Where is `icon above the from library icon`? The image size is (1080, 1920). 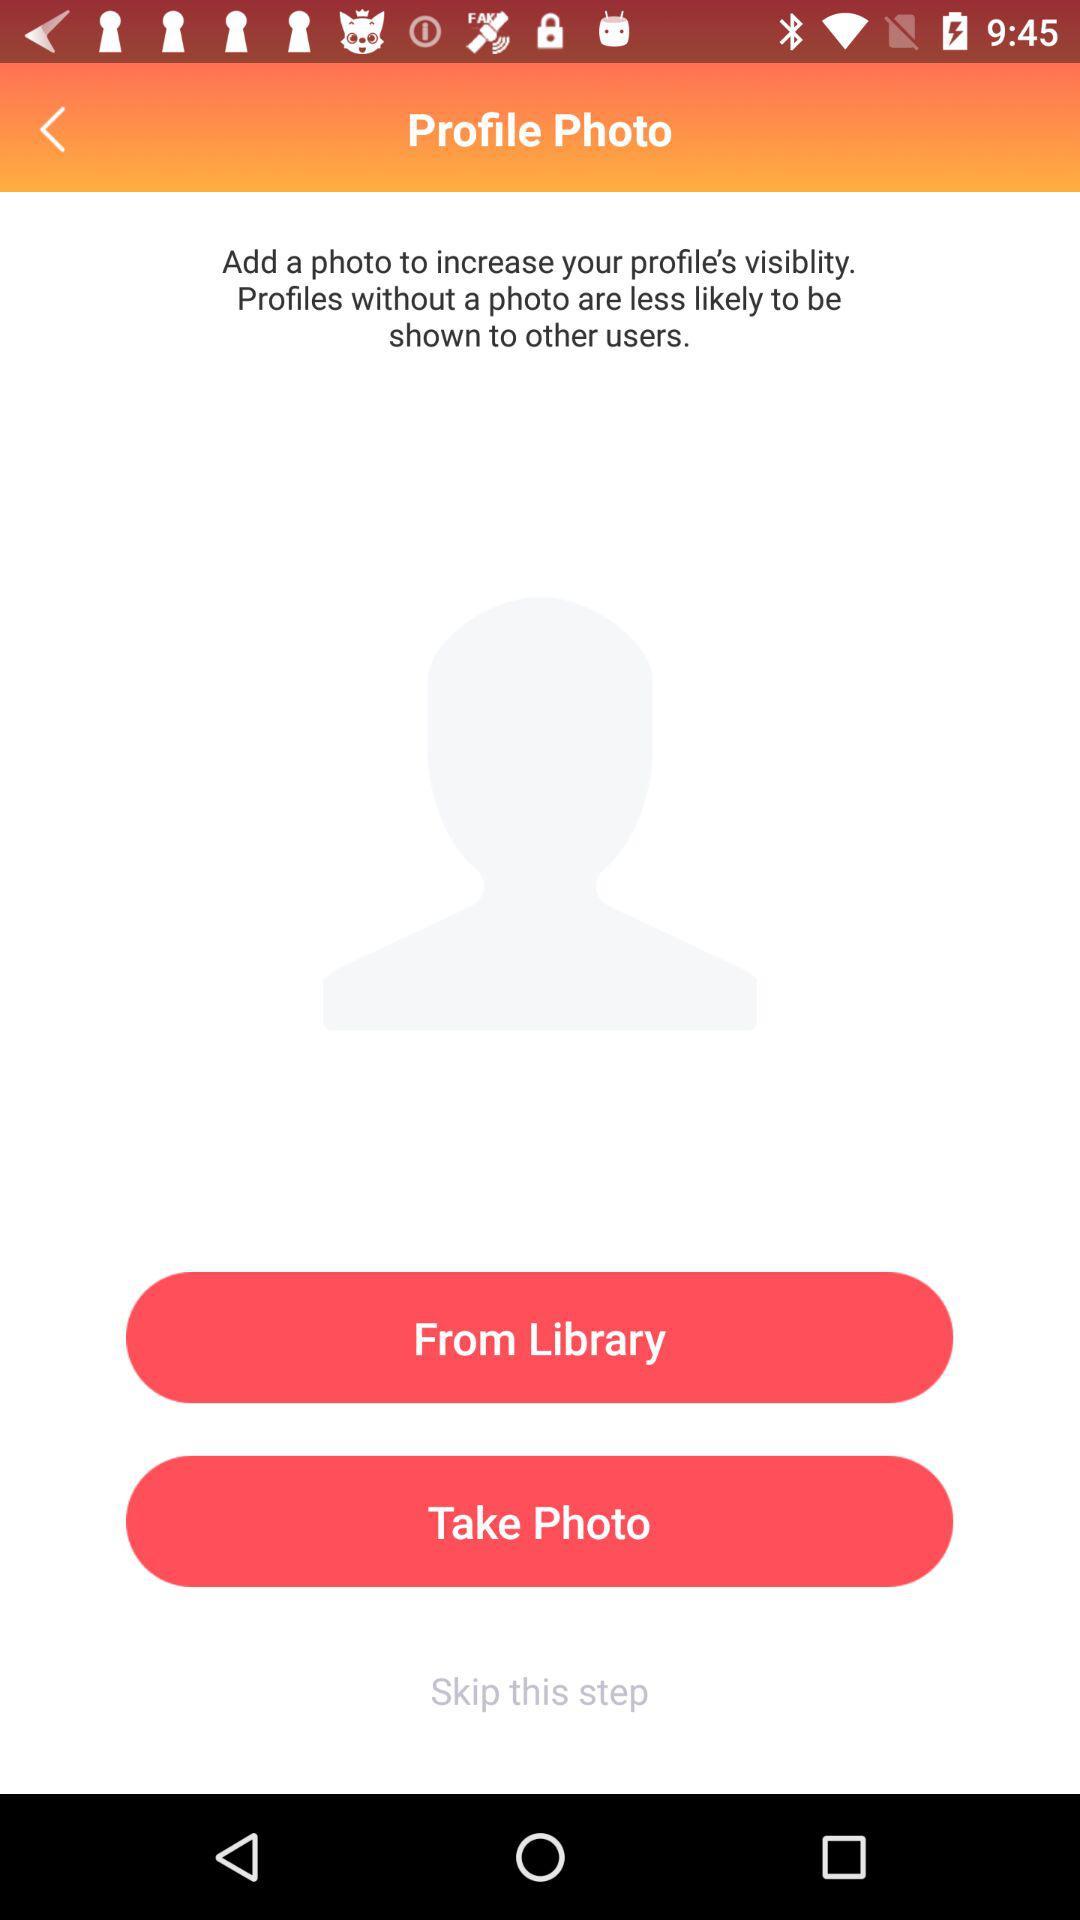 icon above the from library icon is located at coordinates (56, 128).